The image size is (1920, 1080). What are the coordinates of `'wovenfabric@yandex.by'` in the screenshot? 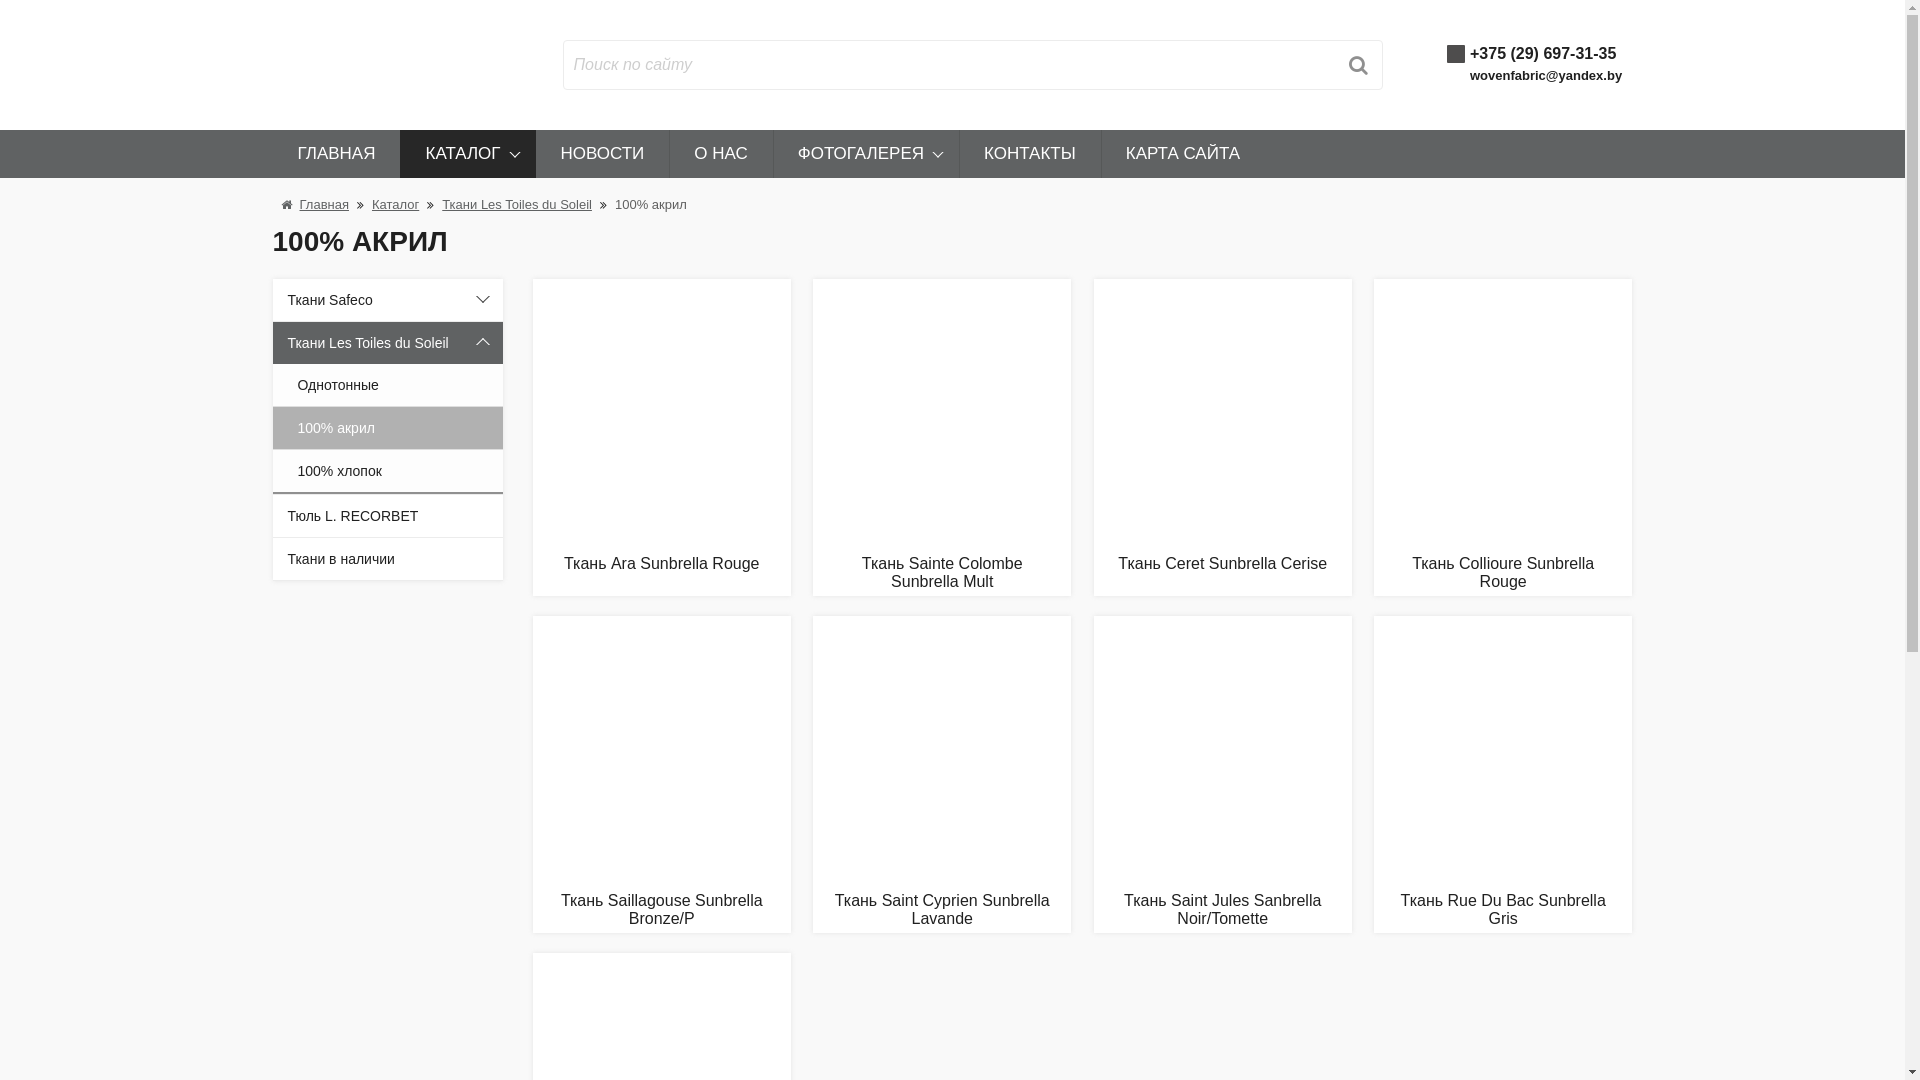 It's located at (1544, 74).